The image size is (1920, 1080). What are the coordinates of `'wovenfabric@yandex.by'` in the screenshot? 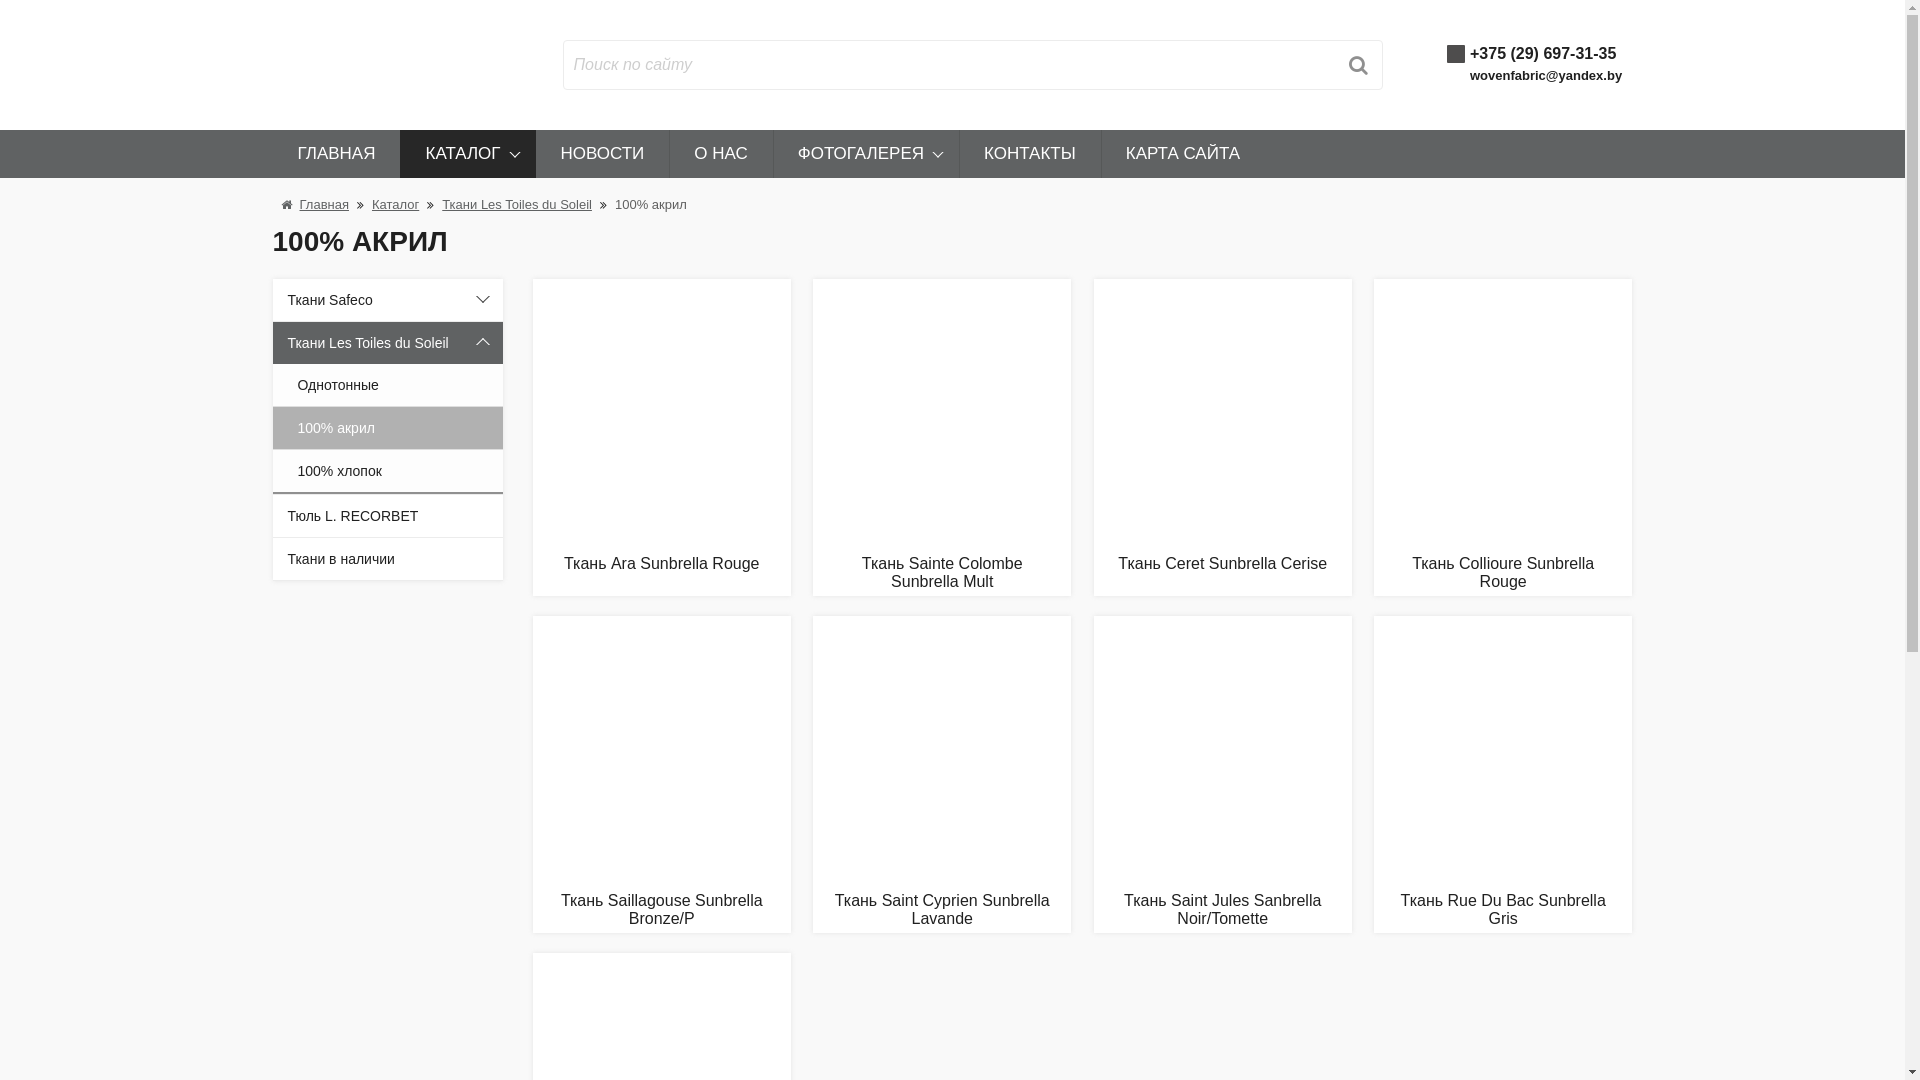 It's located at (1544, 74).